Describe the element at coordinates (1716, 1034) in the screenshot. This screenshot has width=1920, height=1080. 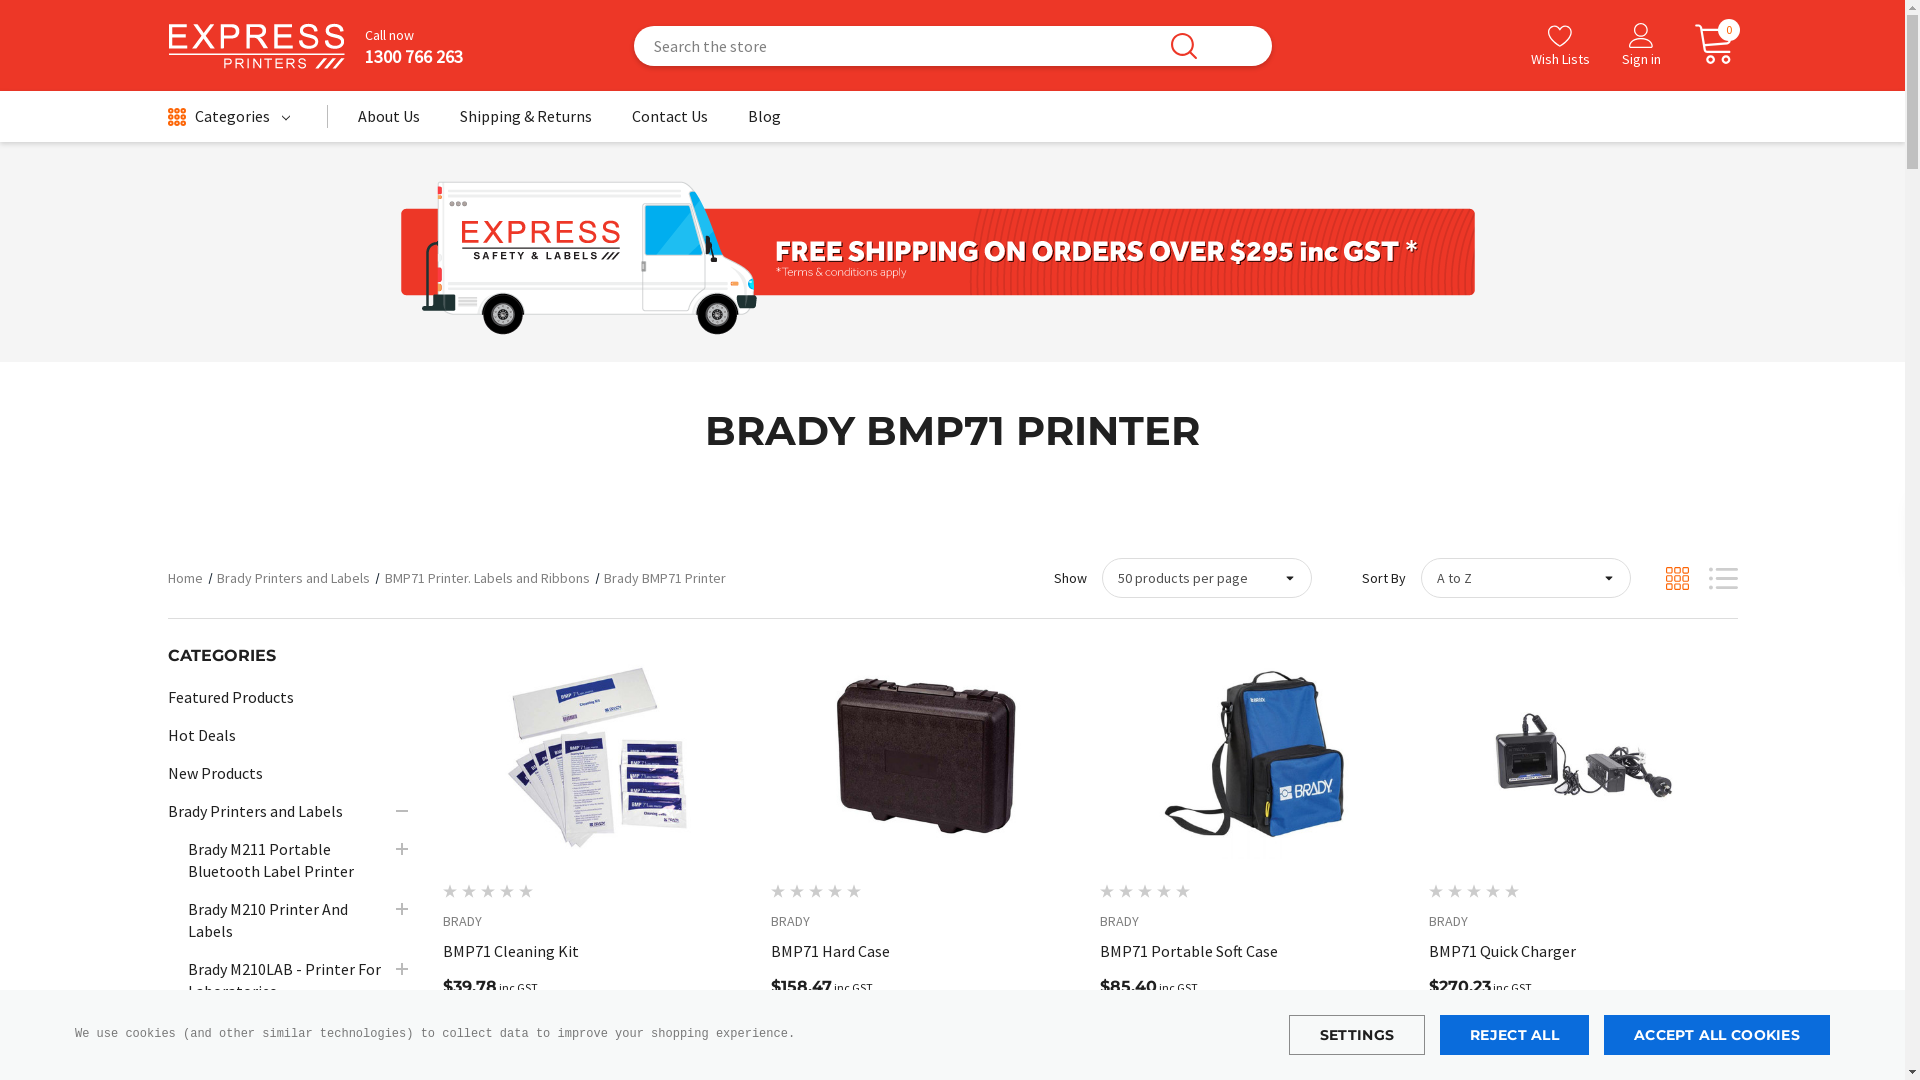
I see `'ACCEPT ALL COOKIES'` at that location.